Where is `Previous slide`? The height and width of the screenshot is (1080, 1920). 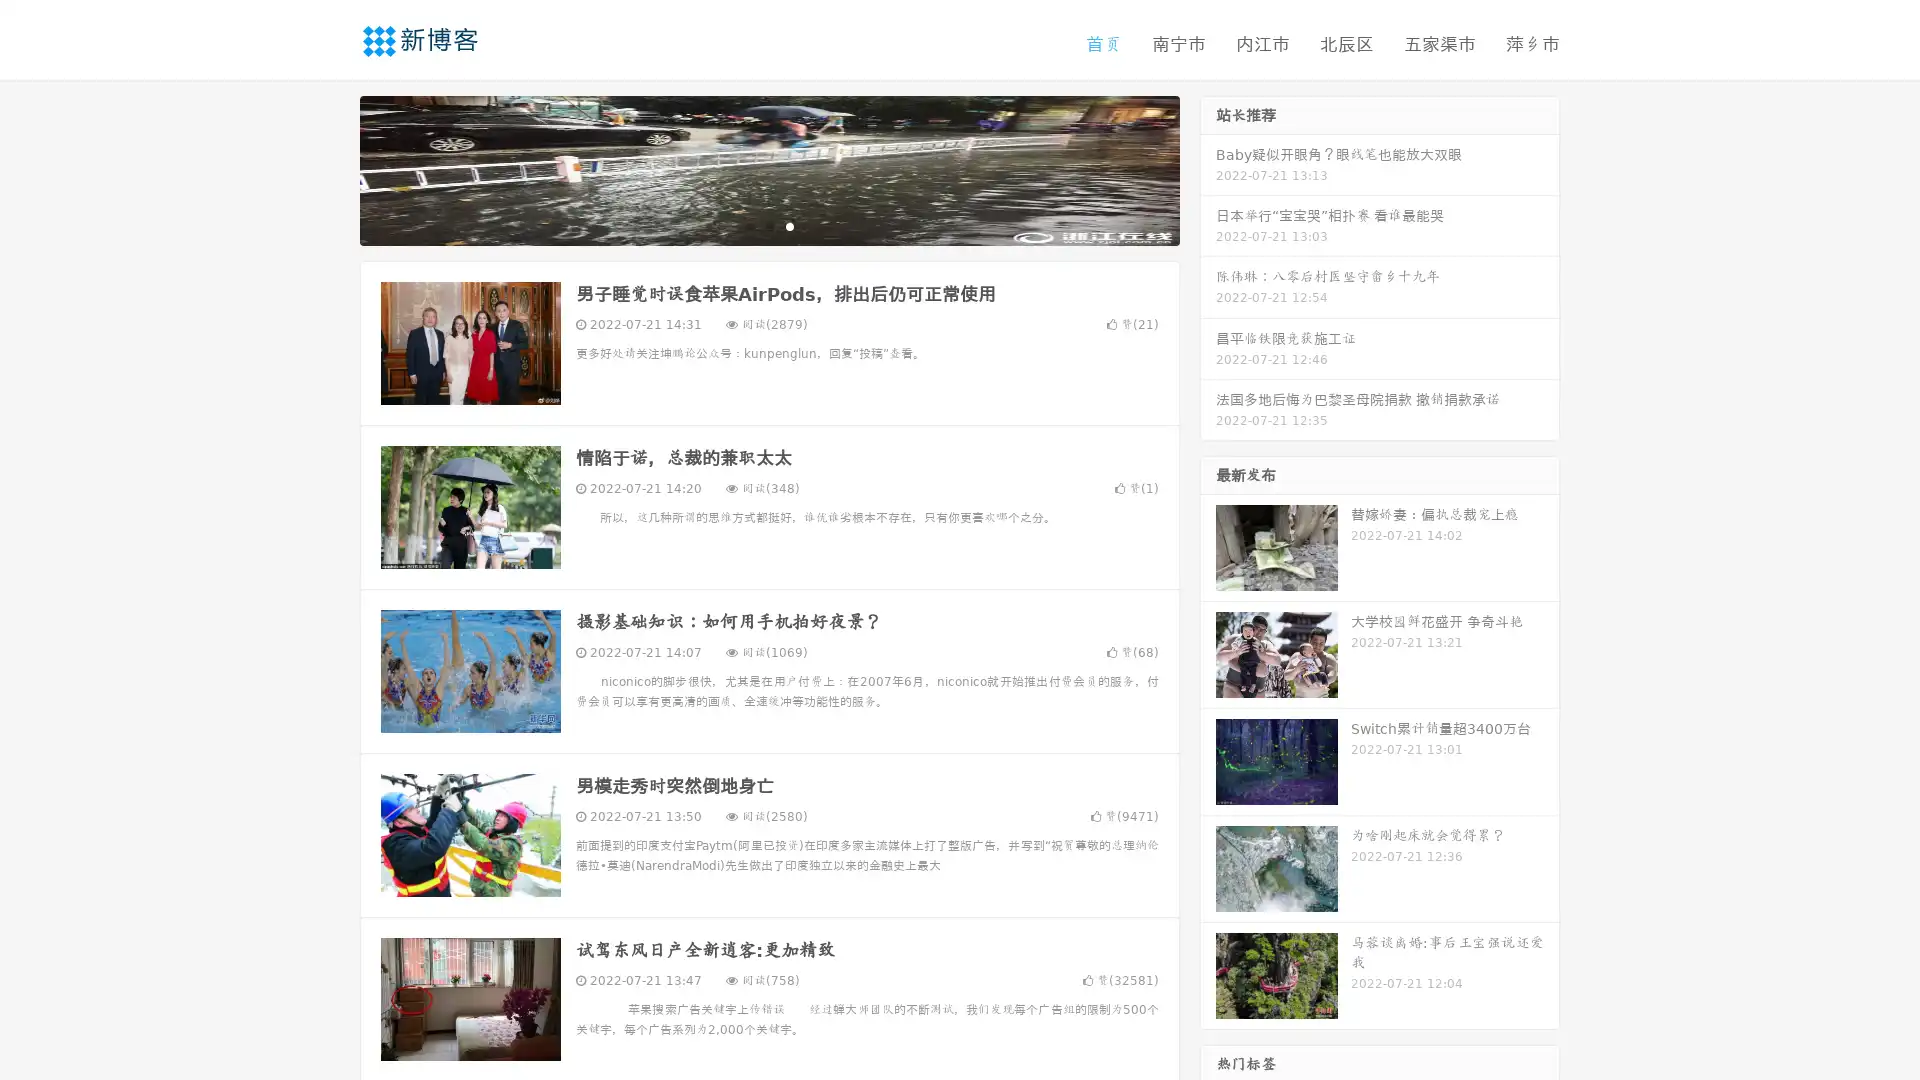
Previous slide is located at coordinates (330, 168).